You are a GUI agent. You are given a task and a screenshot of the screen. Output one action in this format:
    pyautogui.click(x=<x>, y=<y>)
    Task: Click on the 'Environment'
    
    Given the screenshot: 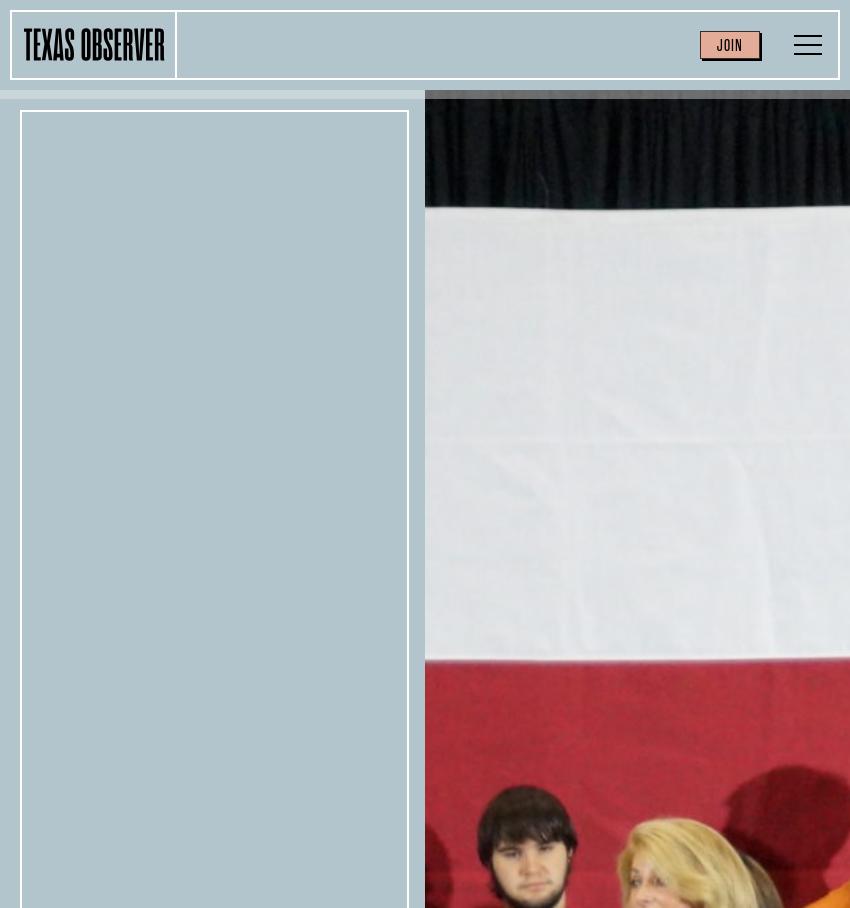 What is the action you would take?
    pyautogui.click(x=507, y=230)
    